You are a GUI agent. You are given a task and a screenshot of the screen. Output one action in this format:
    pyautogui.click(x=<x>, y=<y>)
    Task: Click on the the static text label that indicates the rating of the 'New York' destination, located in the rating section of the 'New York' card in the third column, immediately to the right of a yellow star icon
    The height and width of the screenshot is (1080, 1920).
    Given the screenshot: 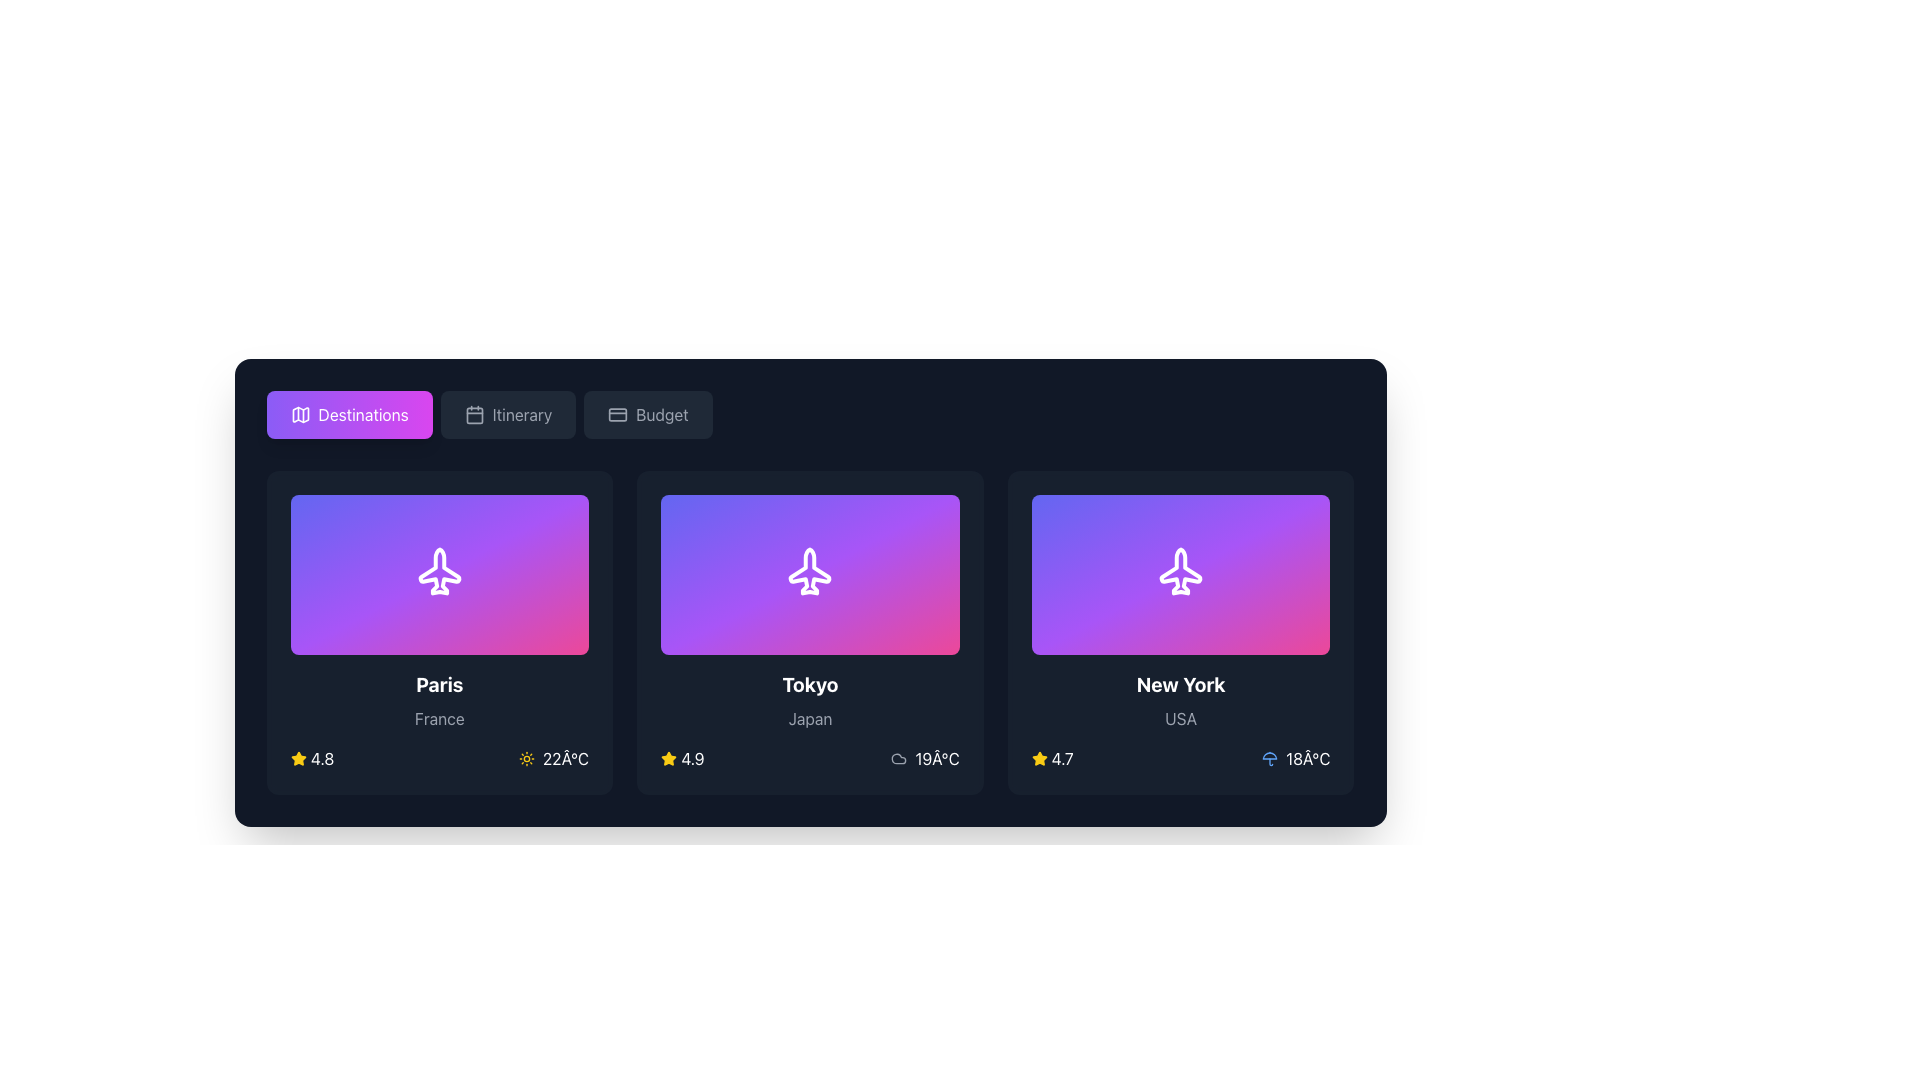 What is the action you would take?
    pyautogui.click(x=1061, y=759)
    